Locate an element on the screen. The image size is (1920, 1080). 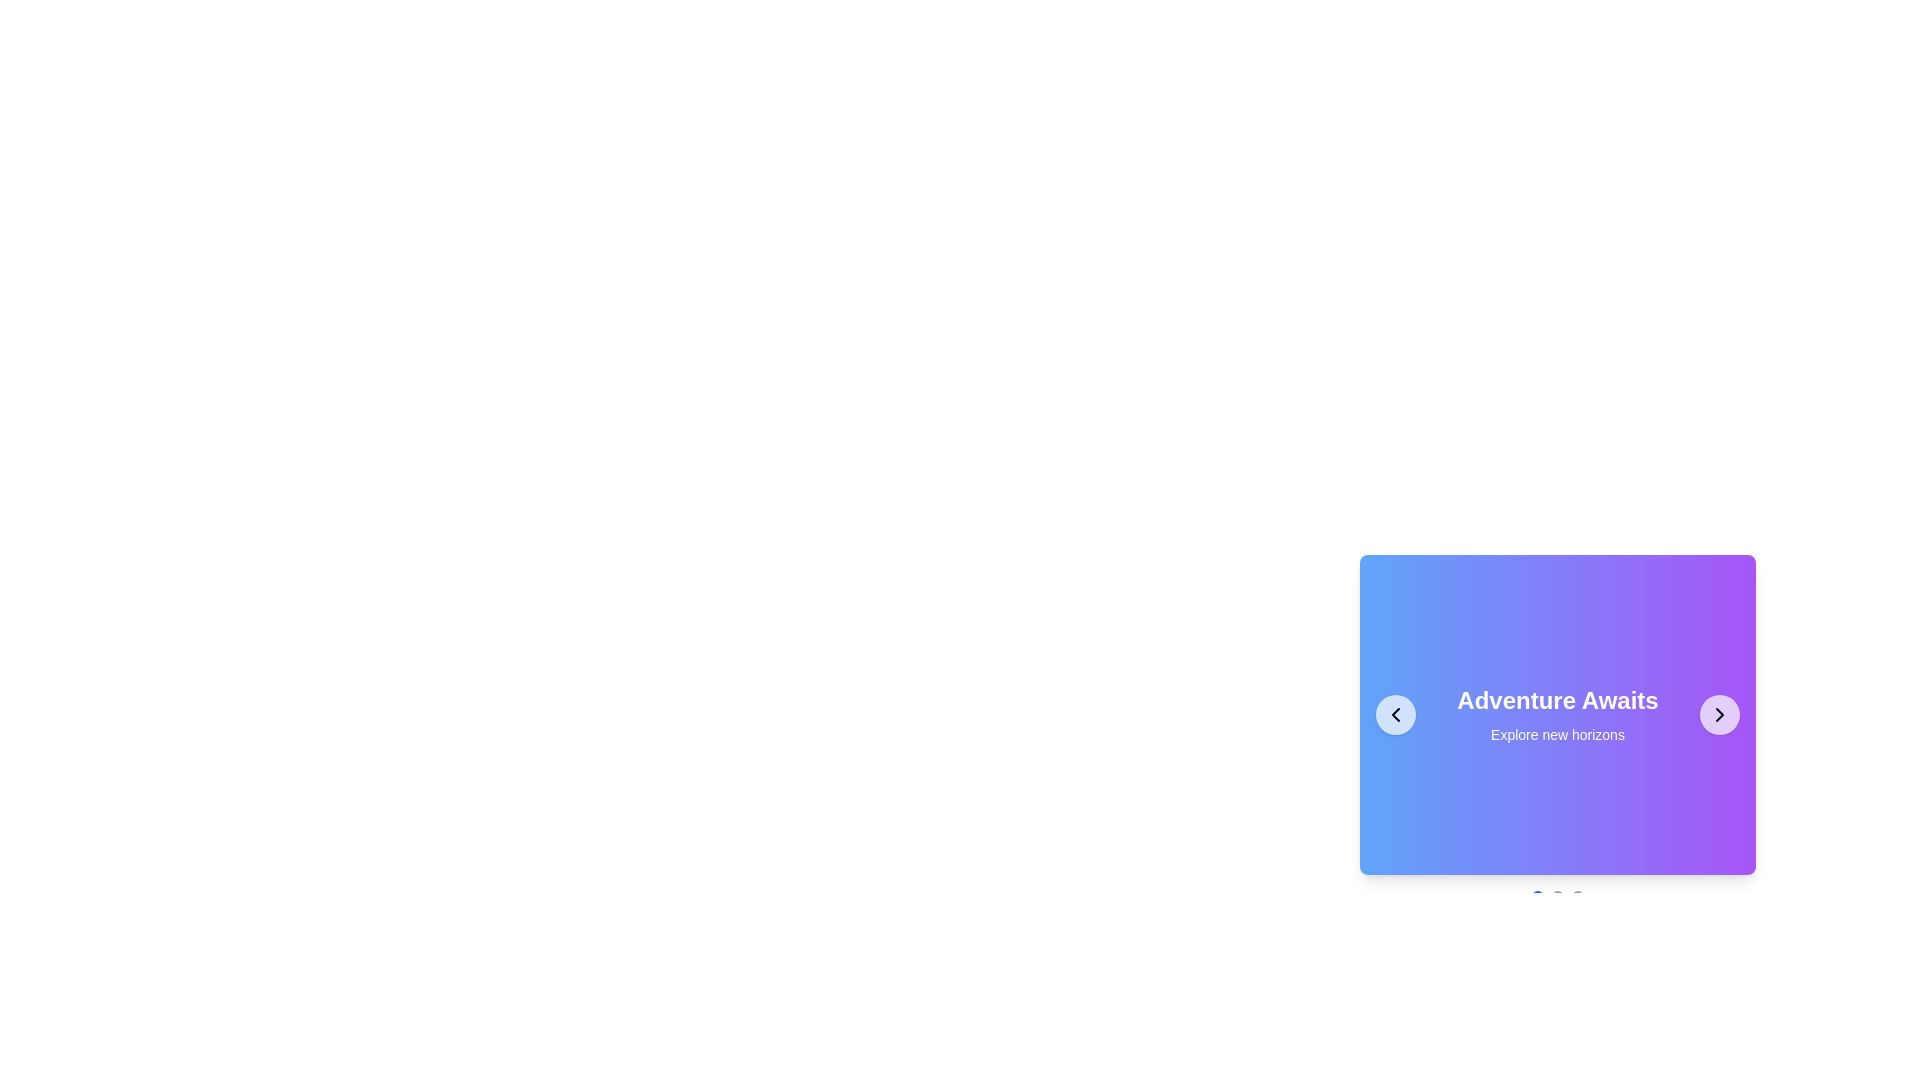
the circular button containing the leftward arrow icon is located at coordinates (1395, 713).